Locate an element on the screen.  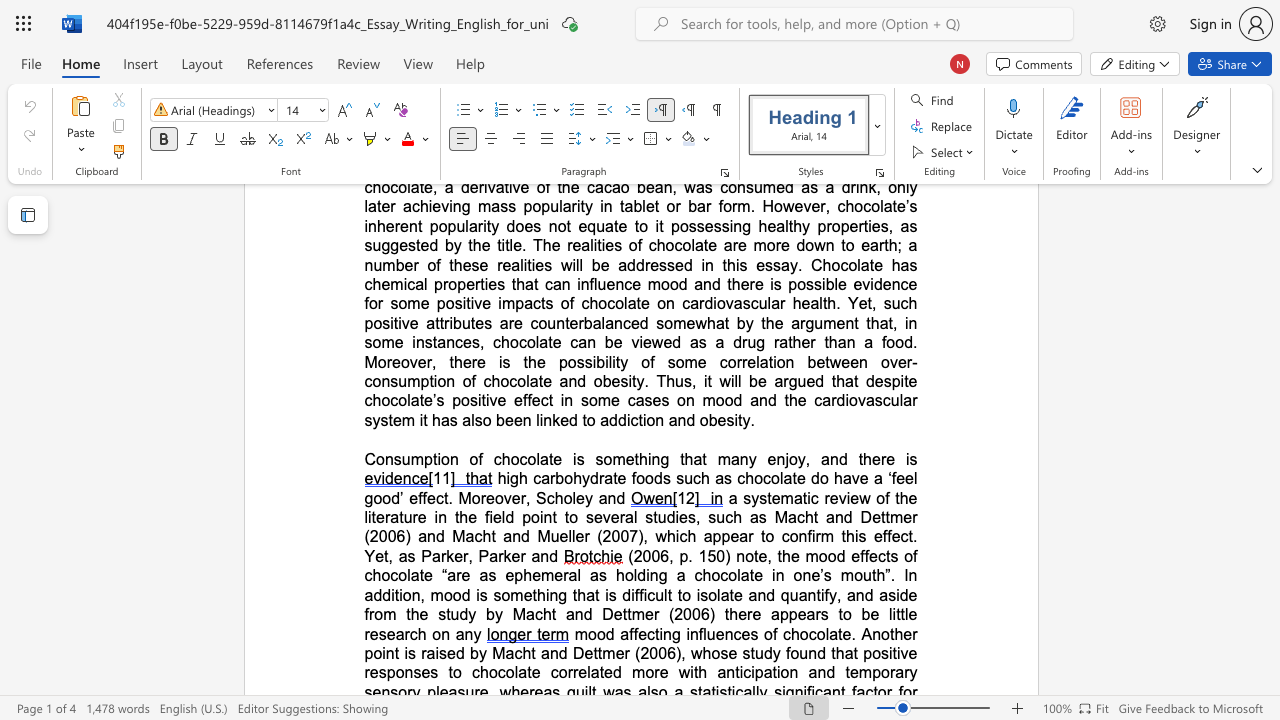
the subset text "ch" within the text "high carbohydrate foods such as chocolate do have a ‘feel good’ effect. Moreover, Scholey and" is located at coordinates (736, 478).